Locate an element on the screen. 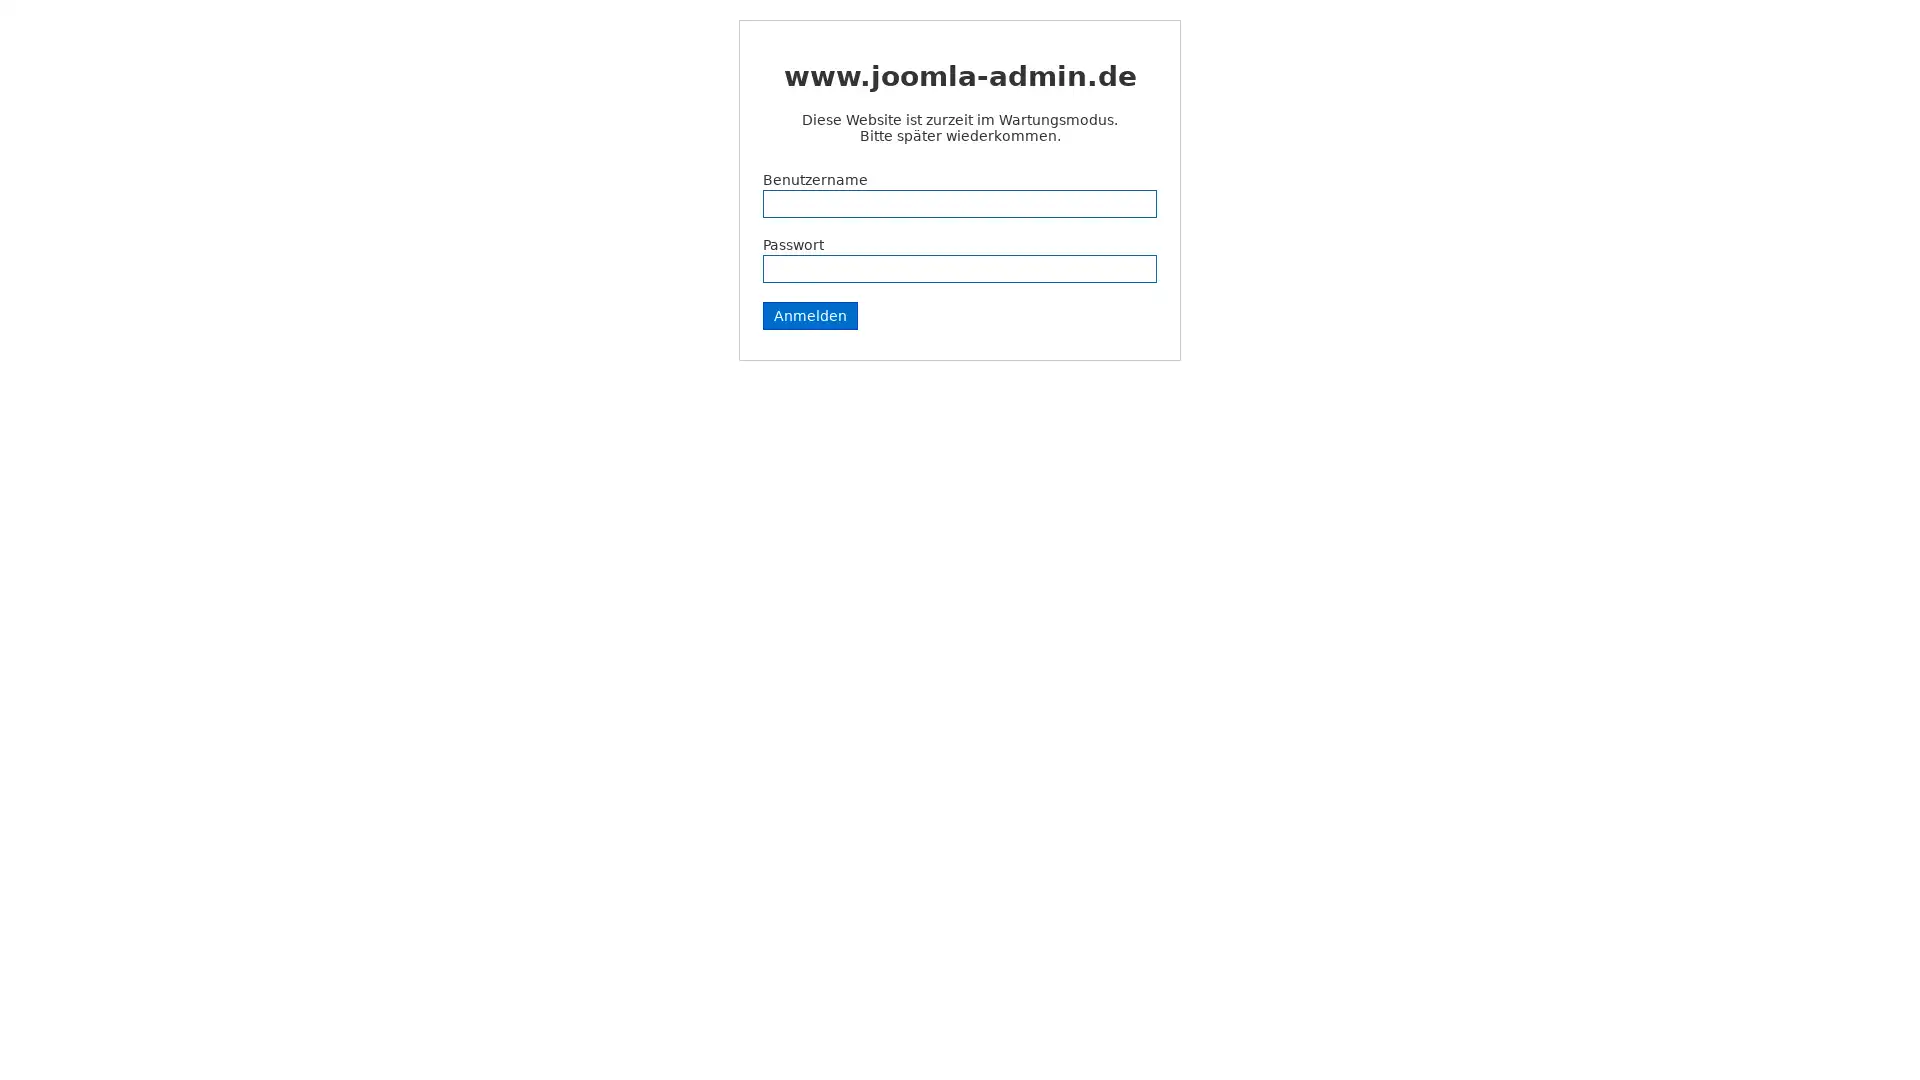 The height and width of the screenshot is (1080, 1920). Anmelden is located at coordinates (809, 315).